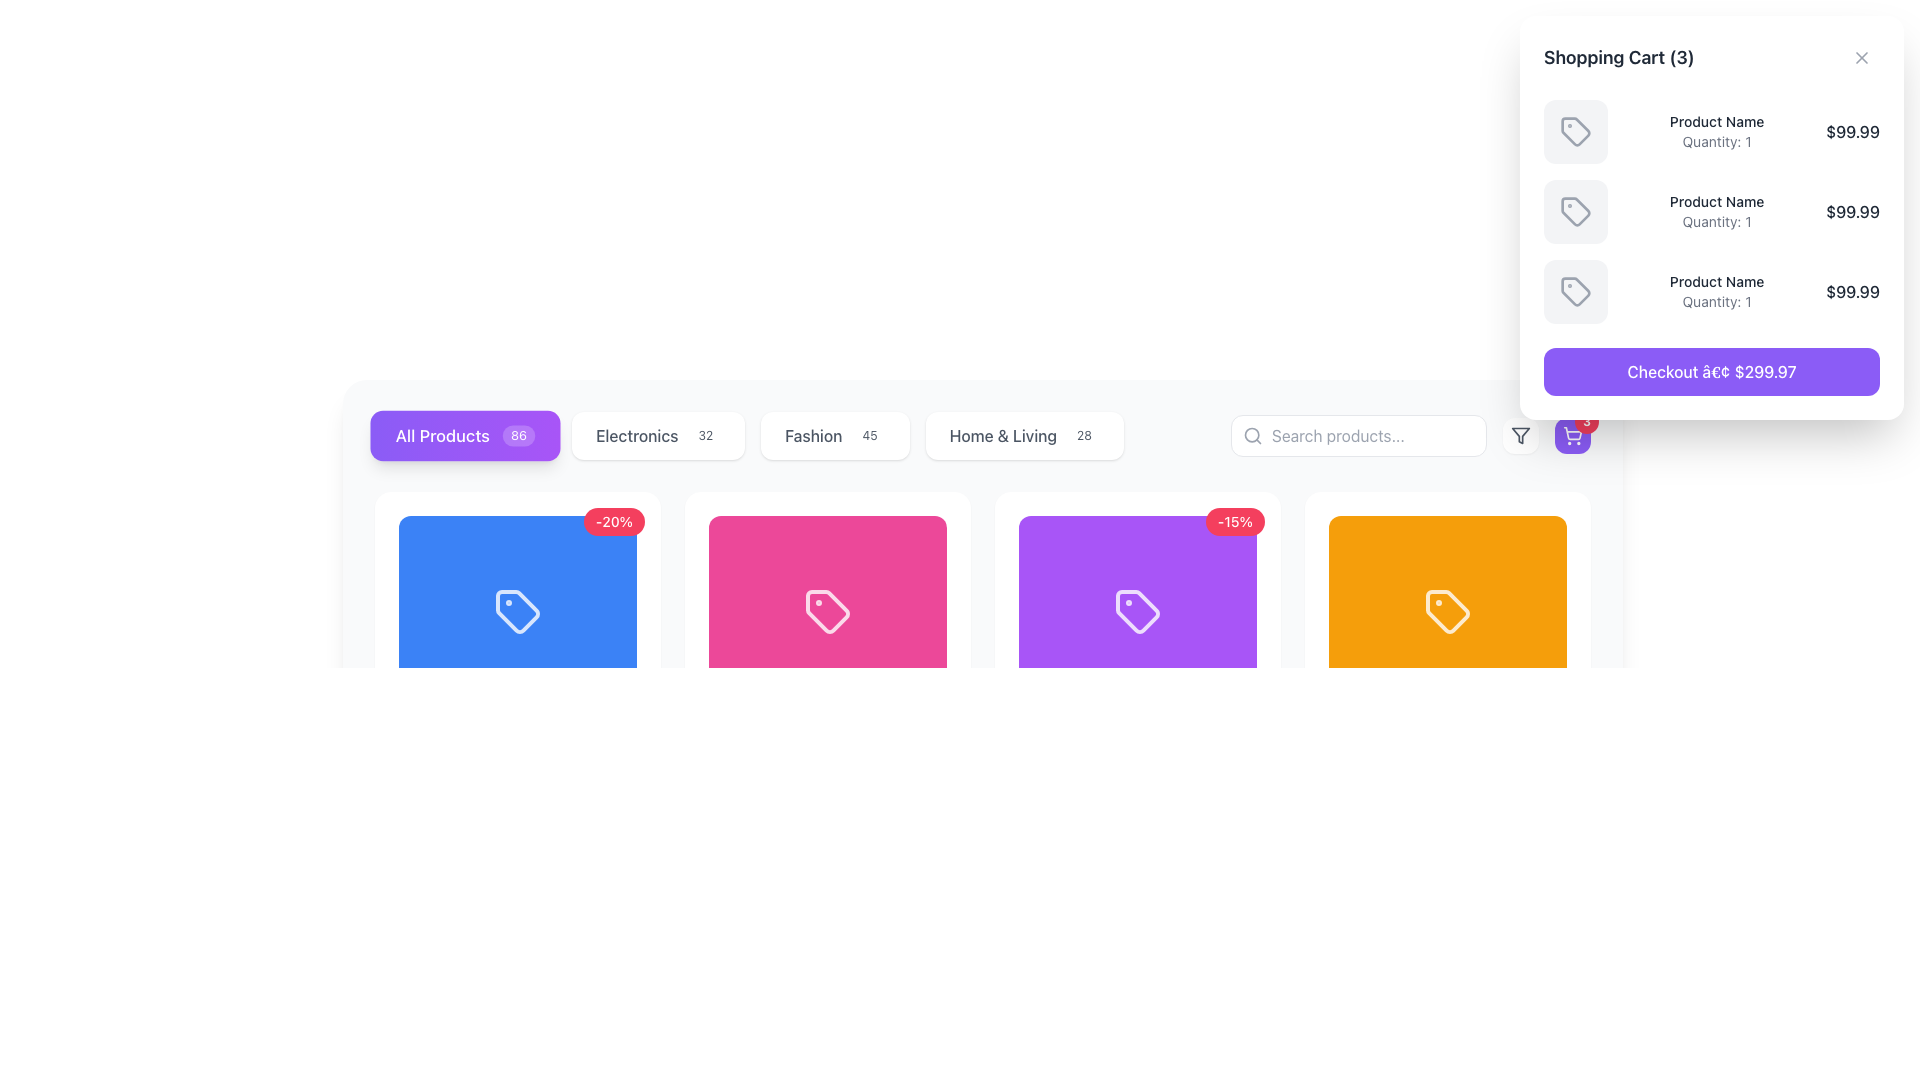 The width and height of the screenshot is (1920, 1080). Describe the element at coordinates (518, 611) in the screenshot. I see `the first product card in the shopping interface that has a discount badge (-20%) in the top-right corner` at that location.